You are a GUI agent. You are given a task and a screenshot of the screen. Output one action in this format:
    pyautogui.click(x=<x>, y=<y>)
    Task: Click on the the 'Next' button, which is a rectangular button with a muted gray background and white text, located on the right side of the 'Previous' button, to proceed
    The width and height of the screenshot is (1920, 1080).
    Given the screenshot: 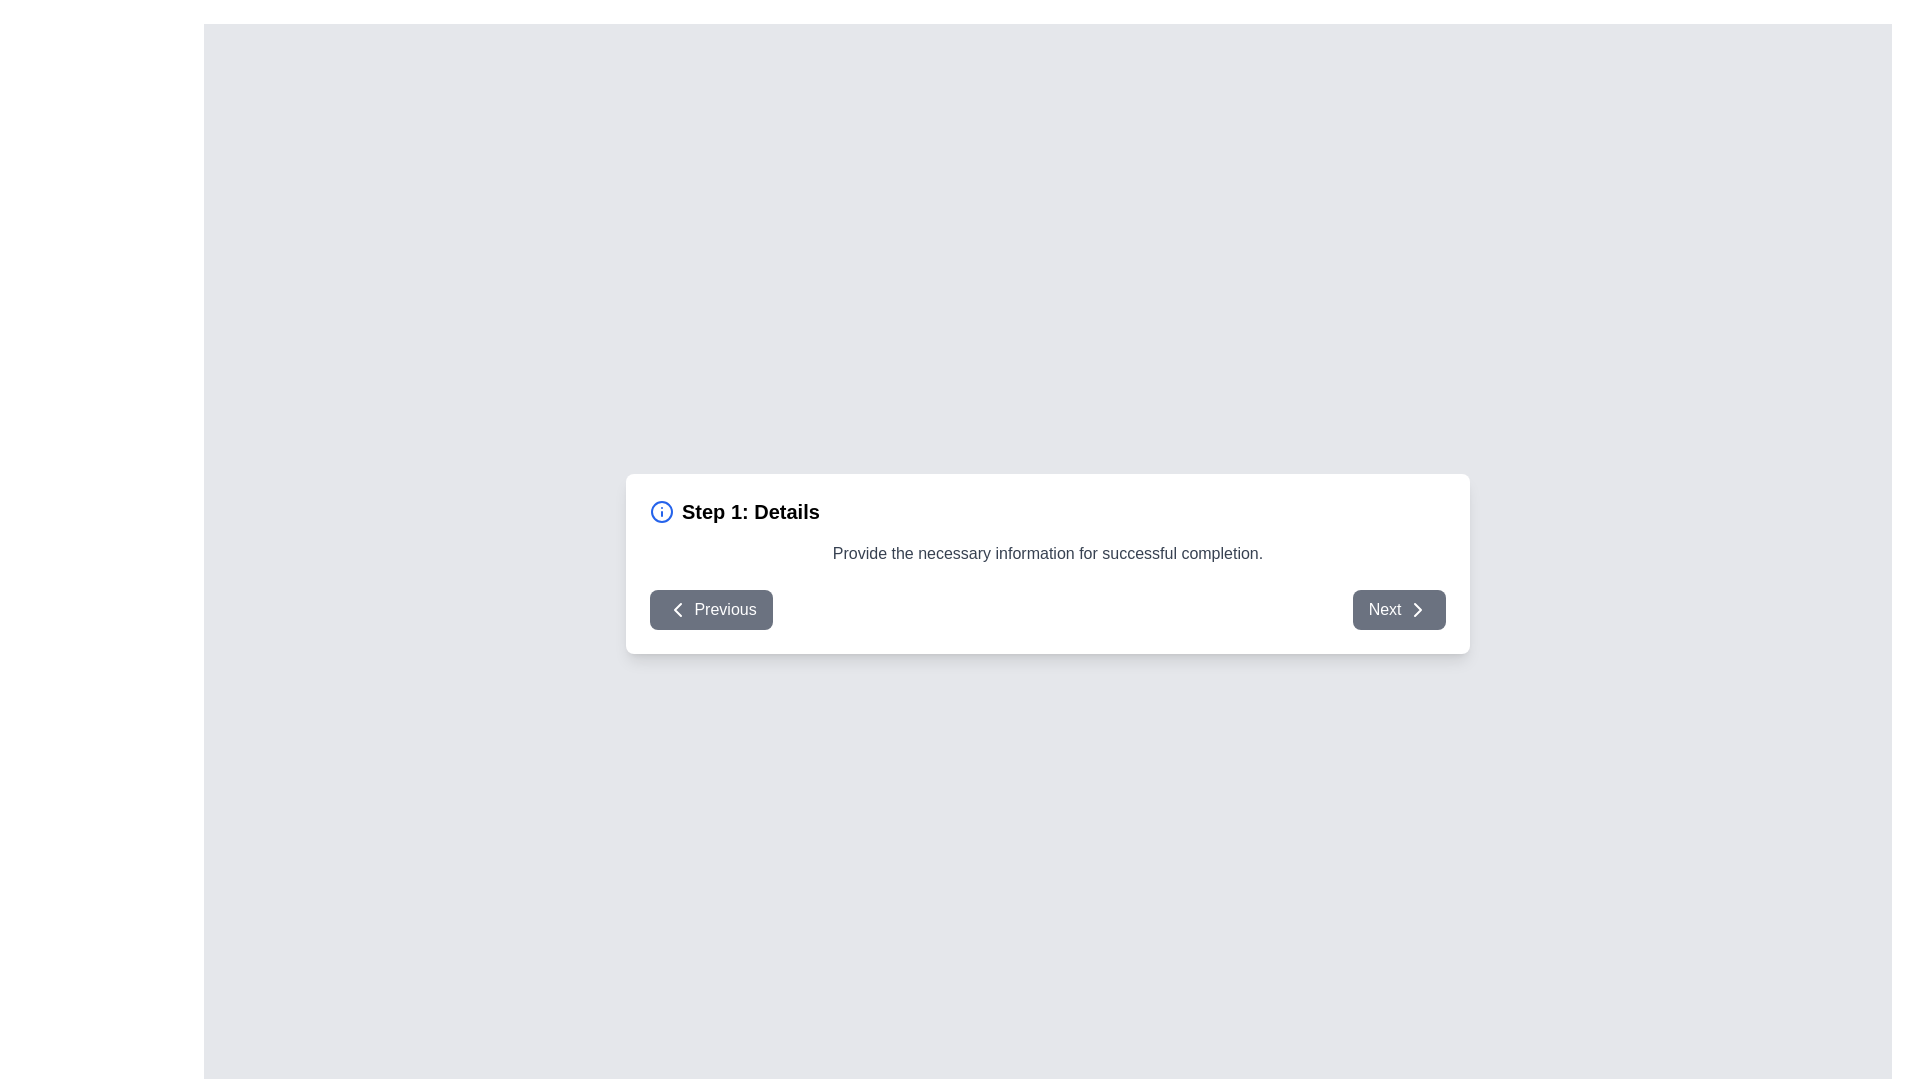 What is the action you would take?
    pyautogui.click(x=1398, y=608)
    